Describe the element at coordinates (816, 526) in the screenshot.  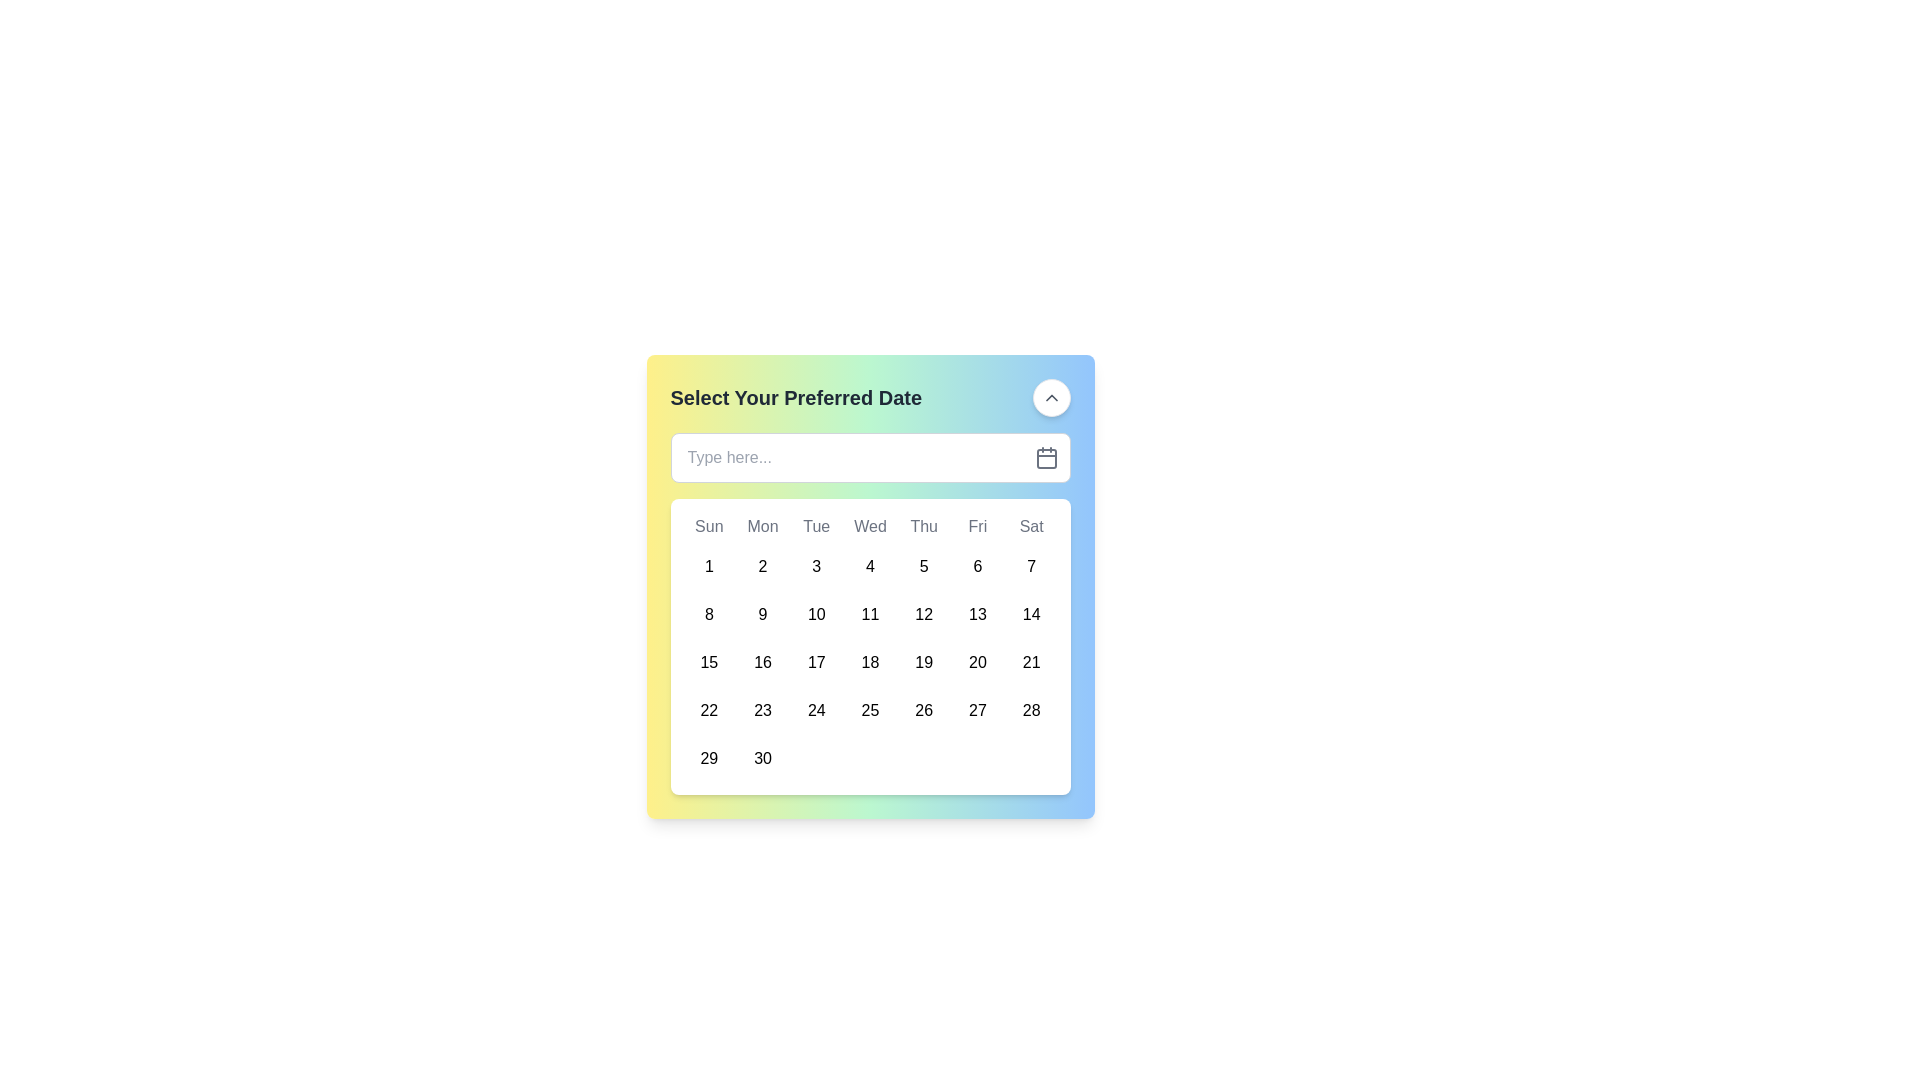
I see `the text label displaying 'Tue', which is styled in gray color and positioned in the third column of the grid layout for days` at that location.